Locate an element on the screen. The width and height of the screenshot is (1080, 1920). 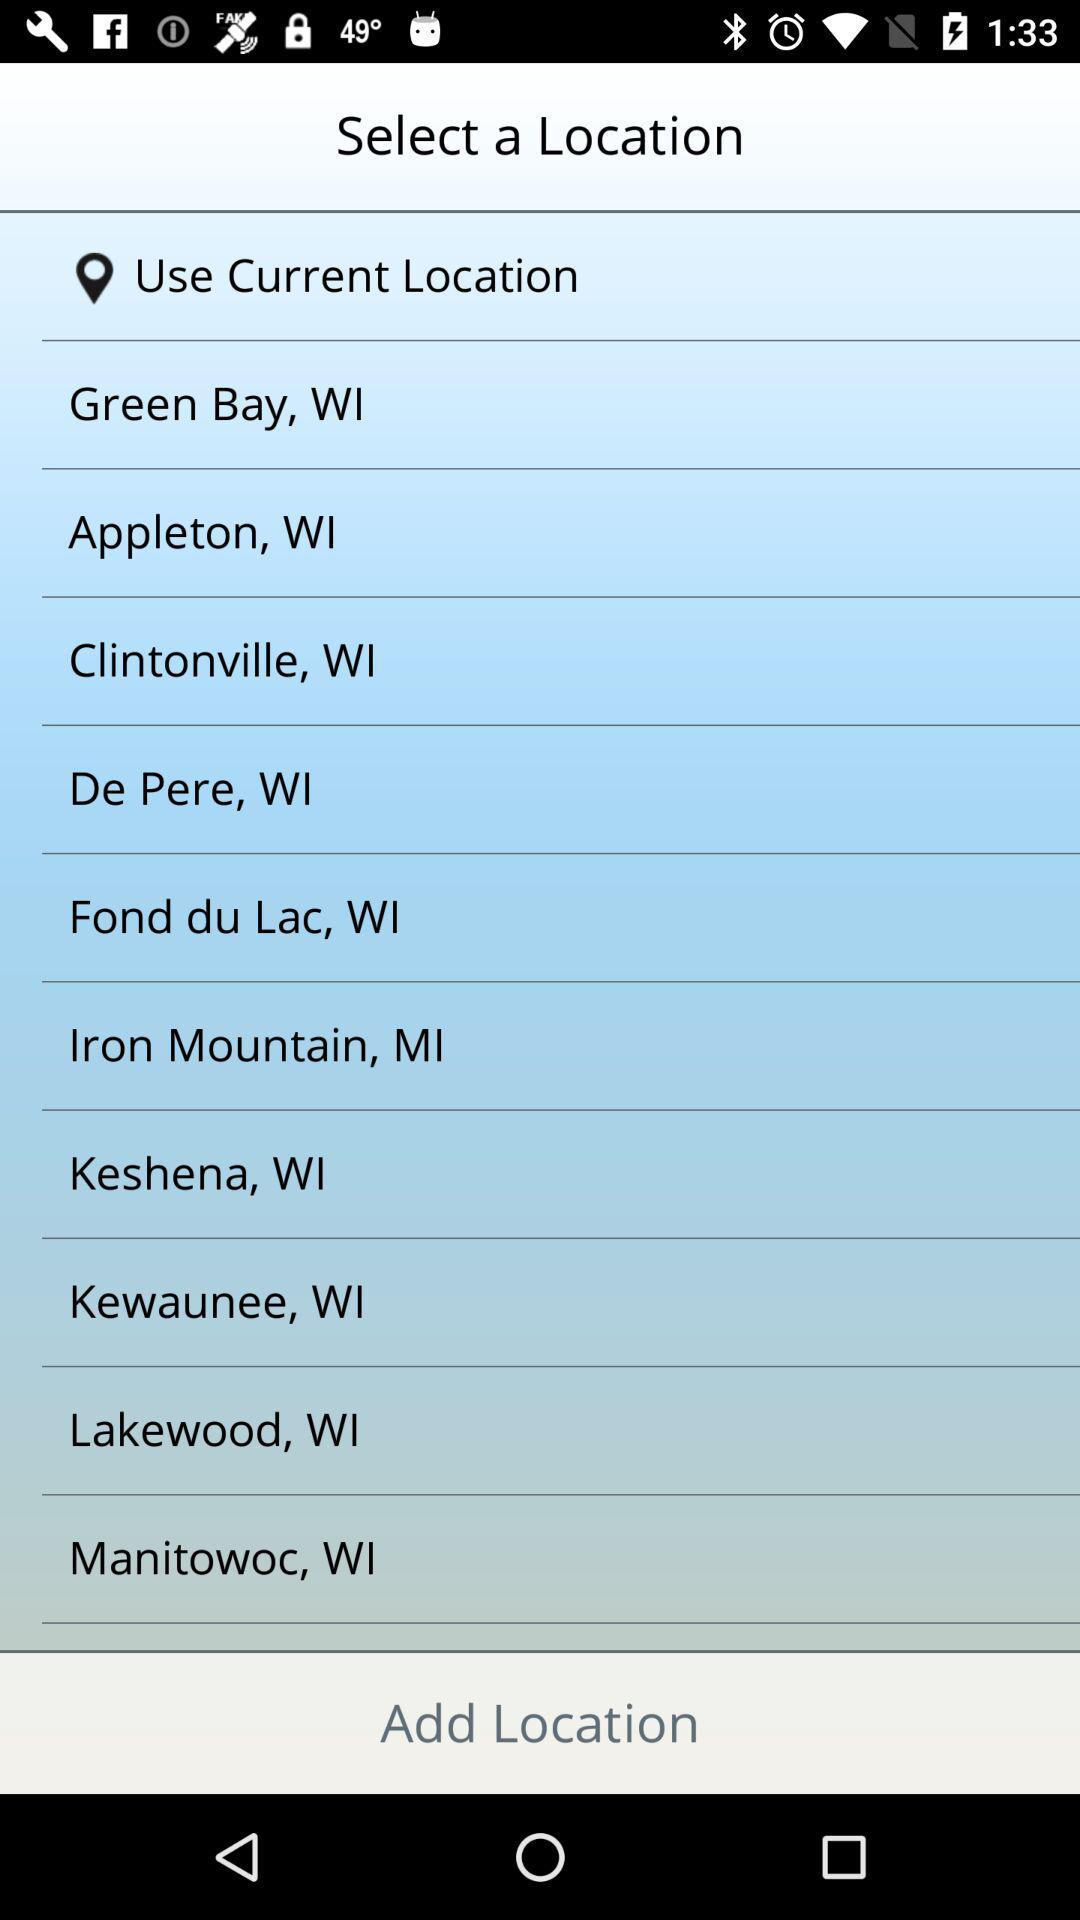
text below clintonvillewi is located at coordinates (514, 788).